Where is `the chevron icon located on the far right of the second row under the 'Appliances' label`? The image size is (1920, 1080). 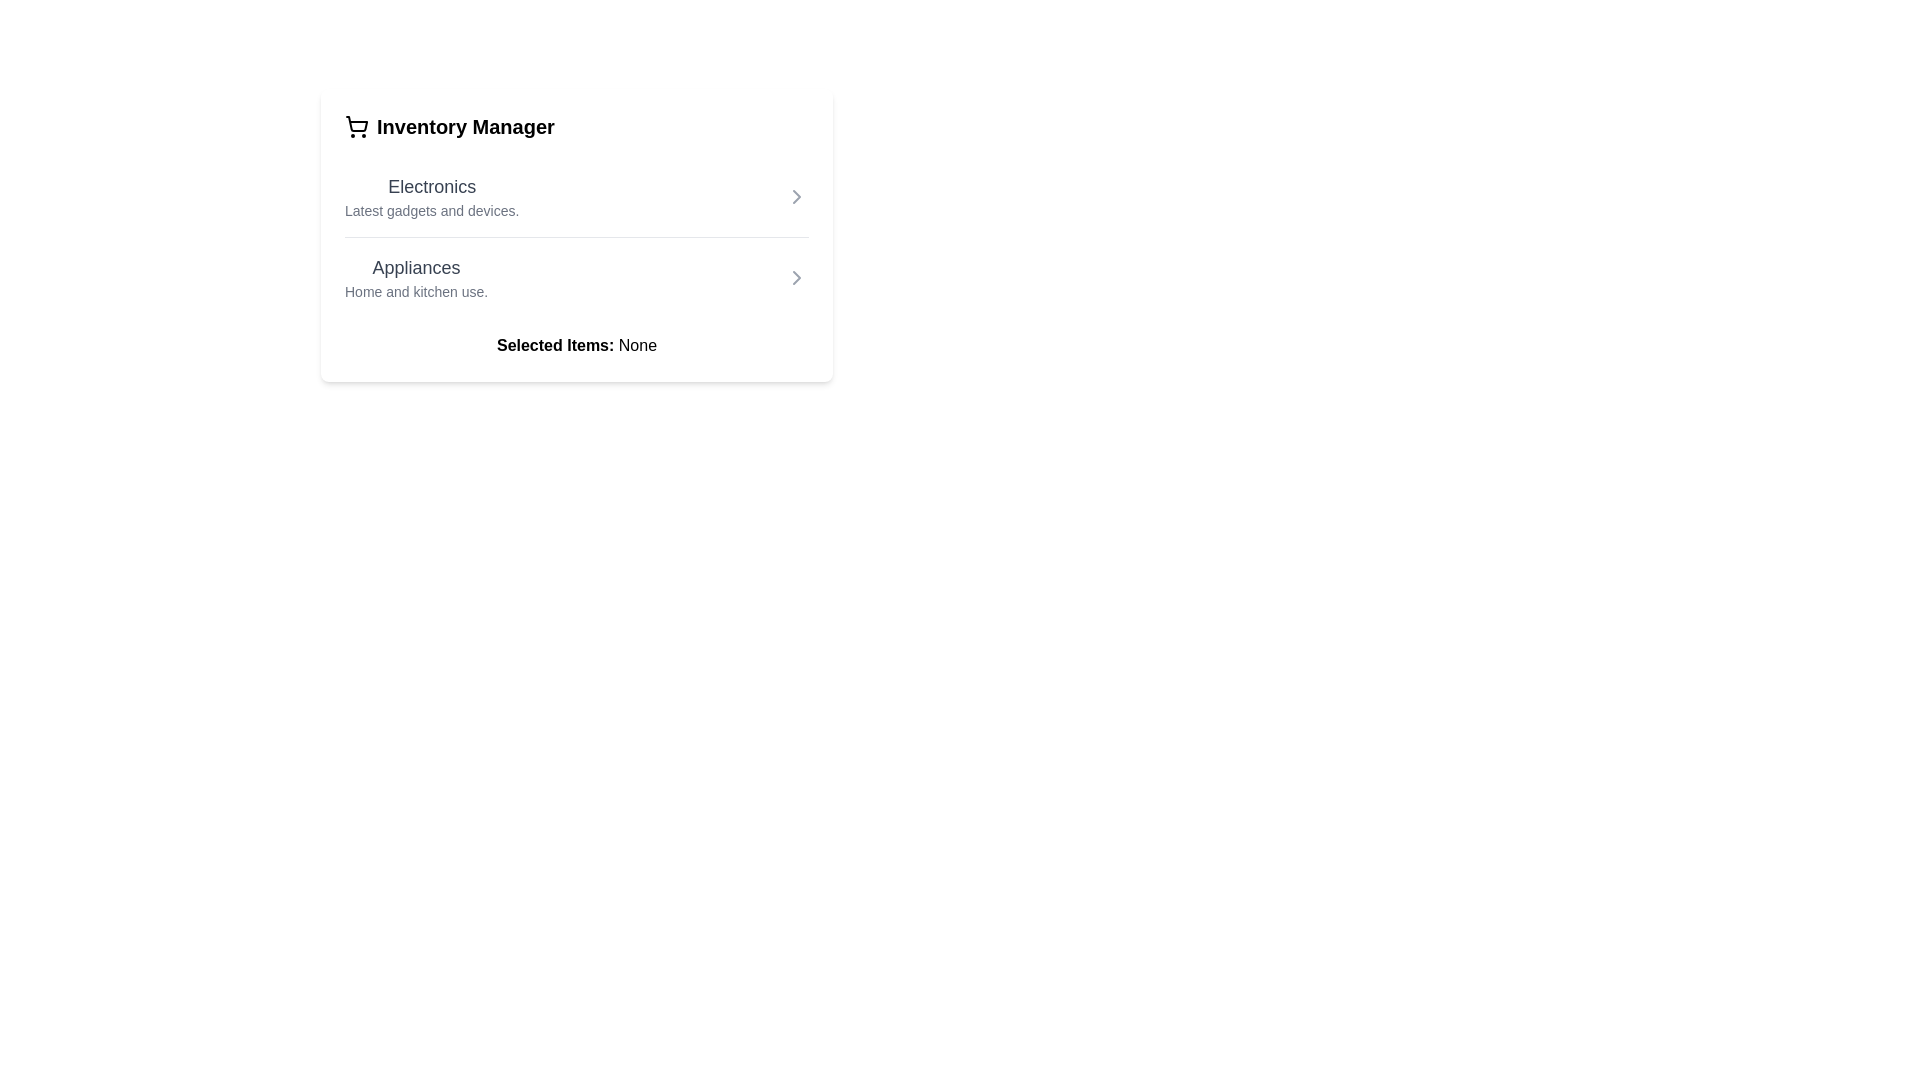
the chevron icon located on the far right of the second row under the 'Appliances' label is located at coordinates (795, 196).